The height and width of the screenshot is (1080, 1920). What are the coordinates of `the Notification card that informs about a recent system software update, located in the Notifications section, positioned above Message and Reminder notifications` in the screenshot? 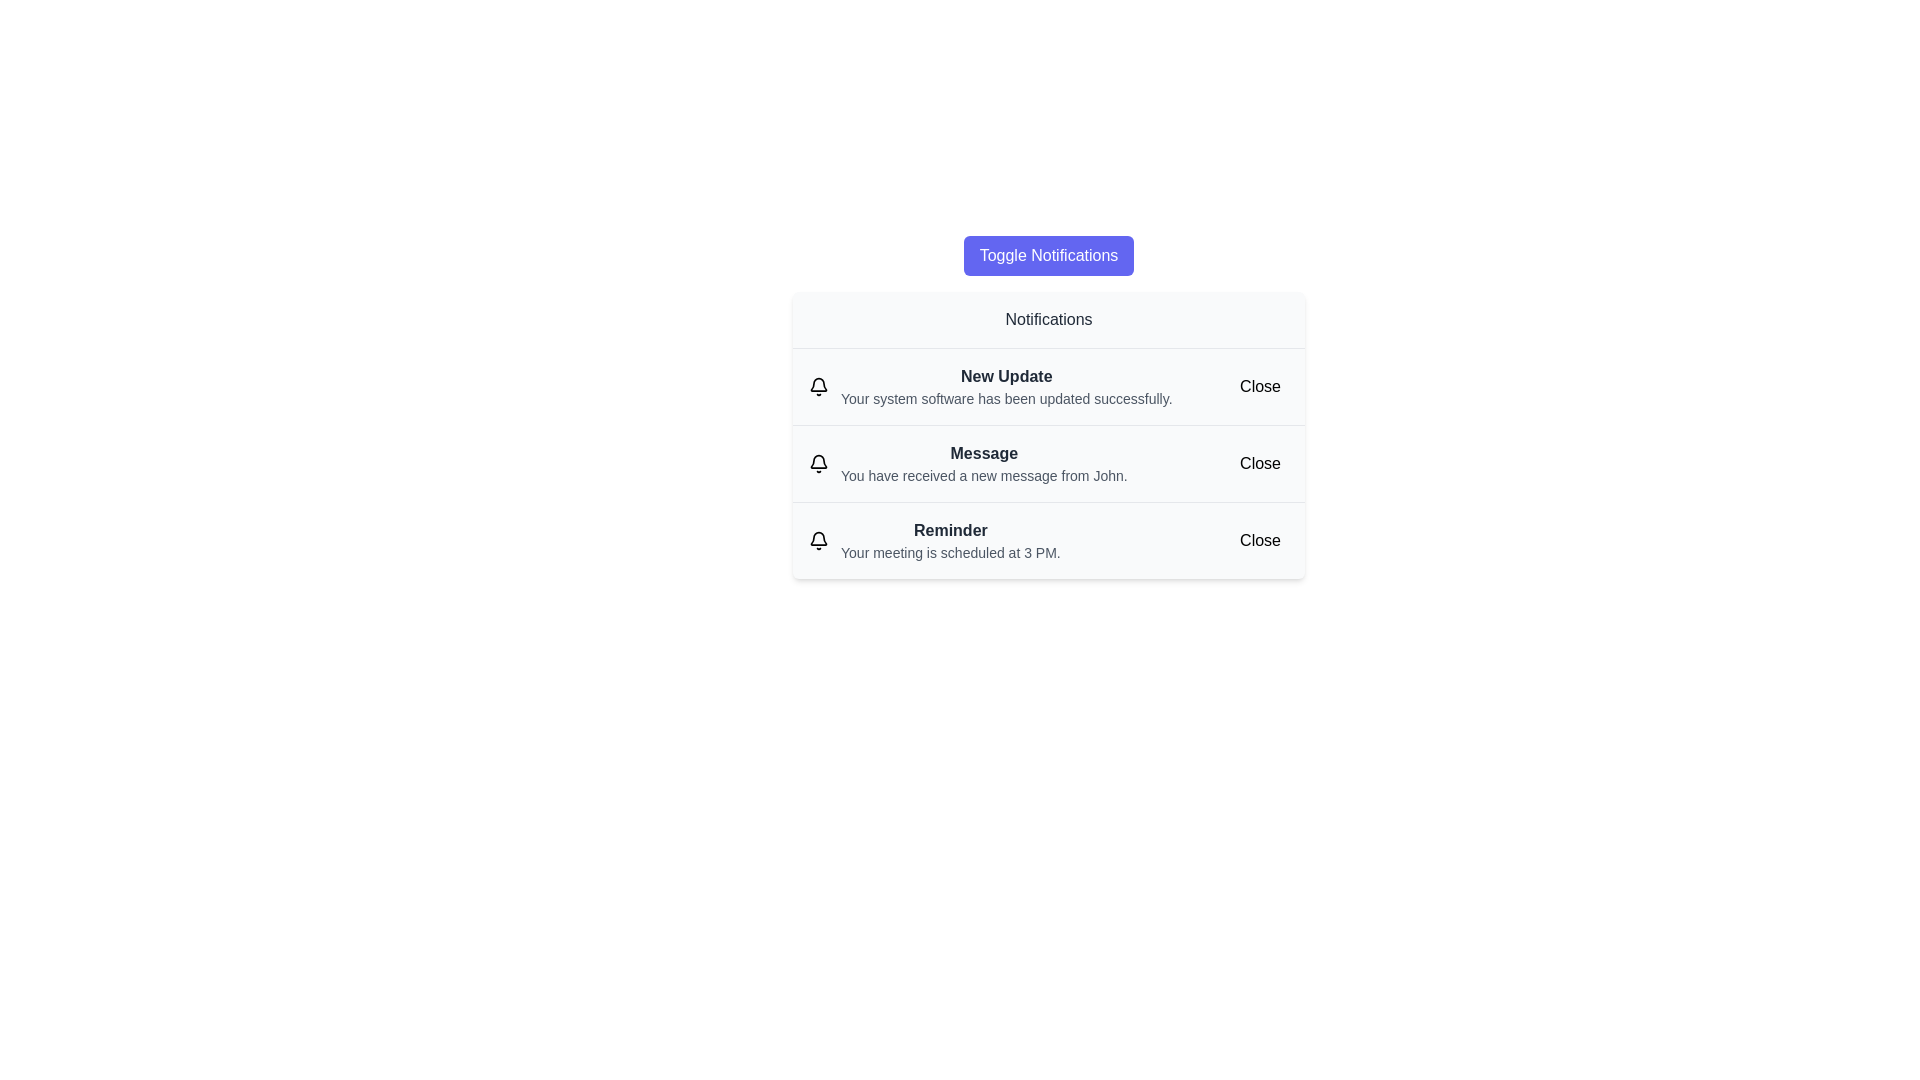 It's located at (1048, 406).